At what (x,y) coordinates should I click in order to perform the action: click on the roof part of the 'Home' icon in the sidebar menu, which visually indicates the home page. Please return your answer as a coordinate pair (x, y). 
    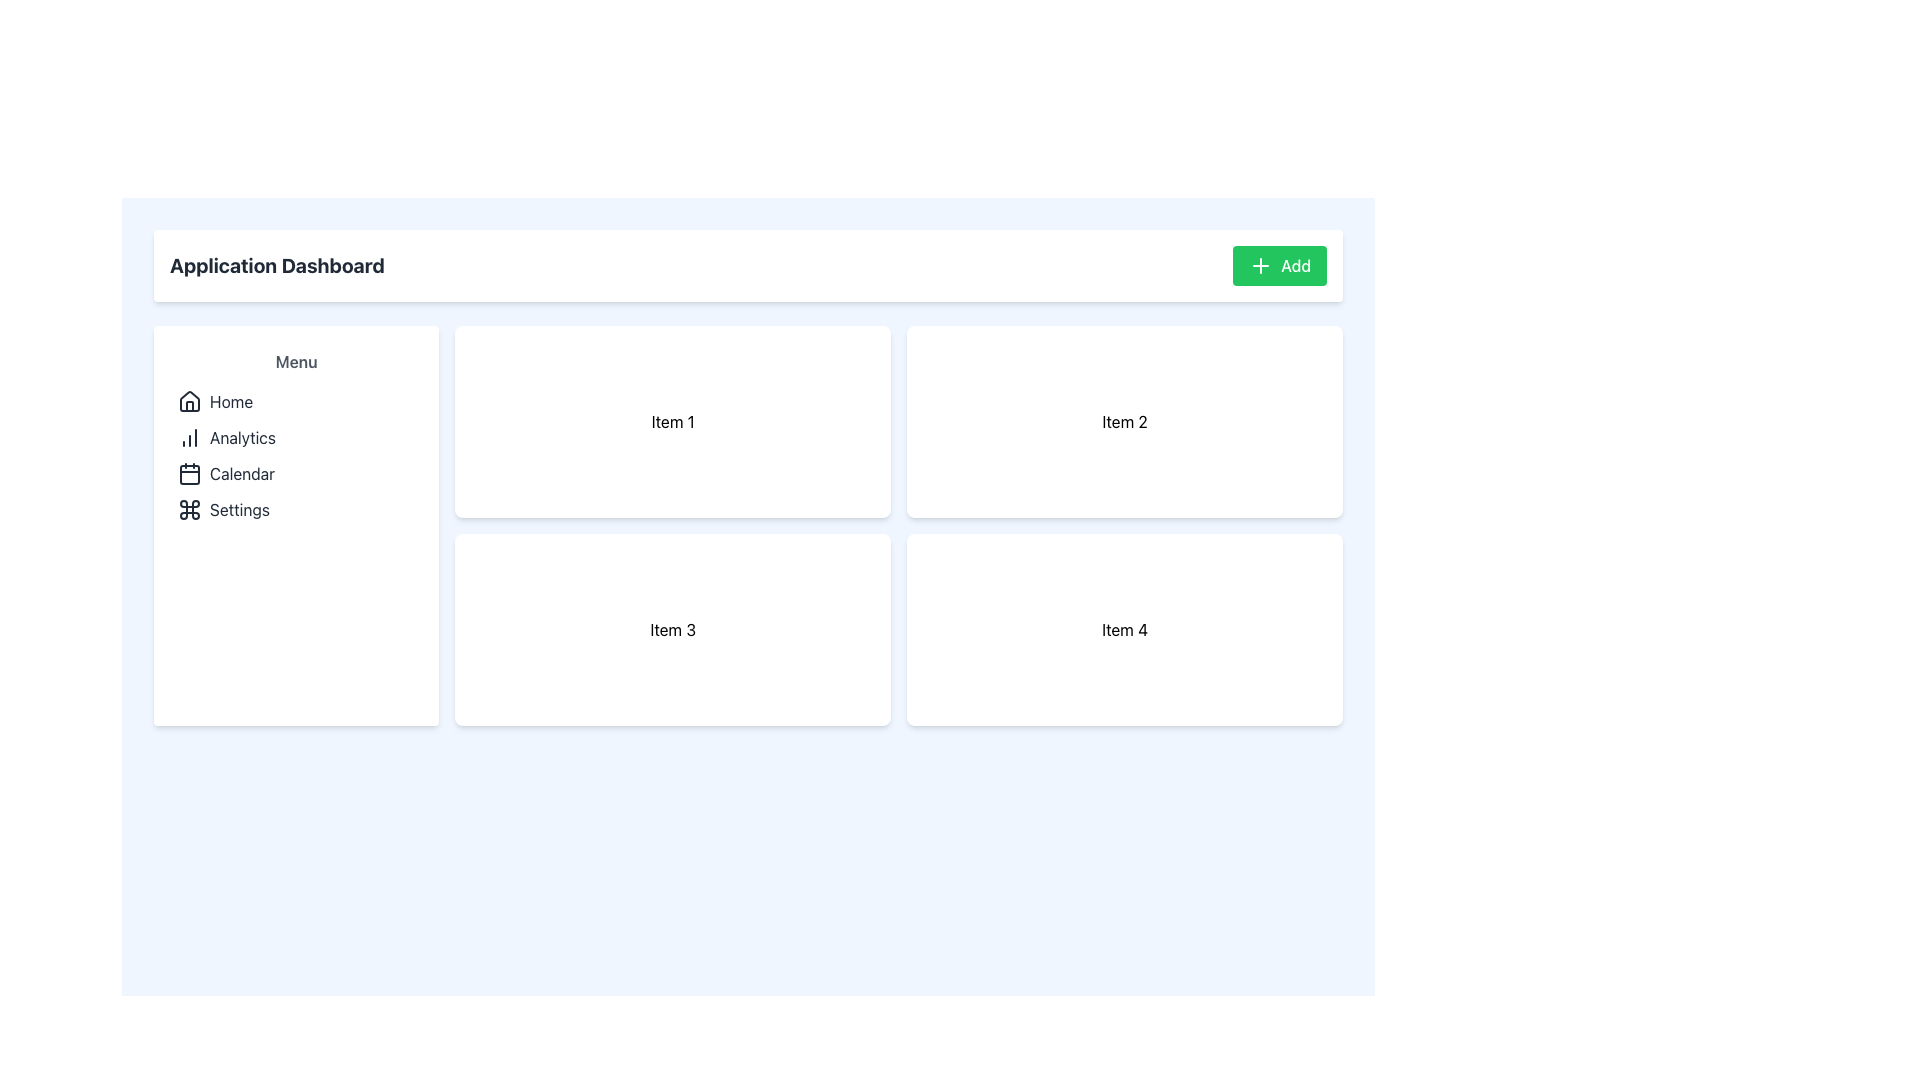
    Looking at the image, I should click on (190, 401).